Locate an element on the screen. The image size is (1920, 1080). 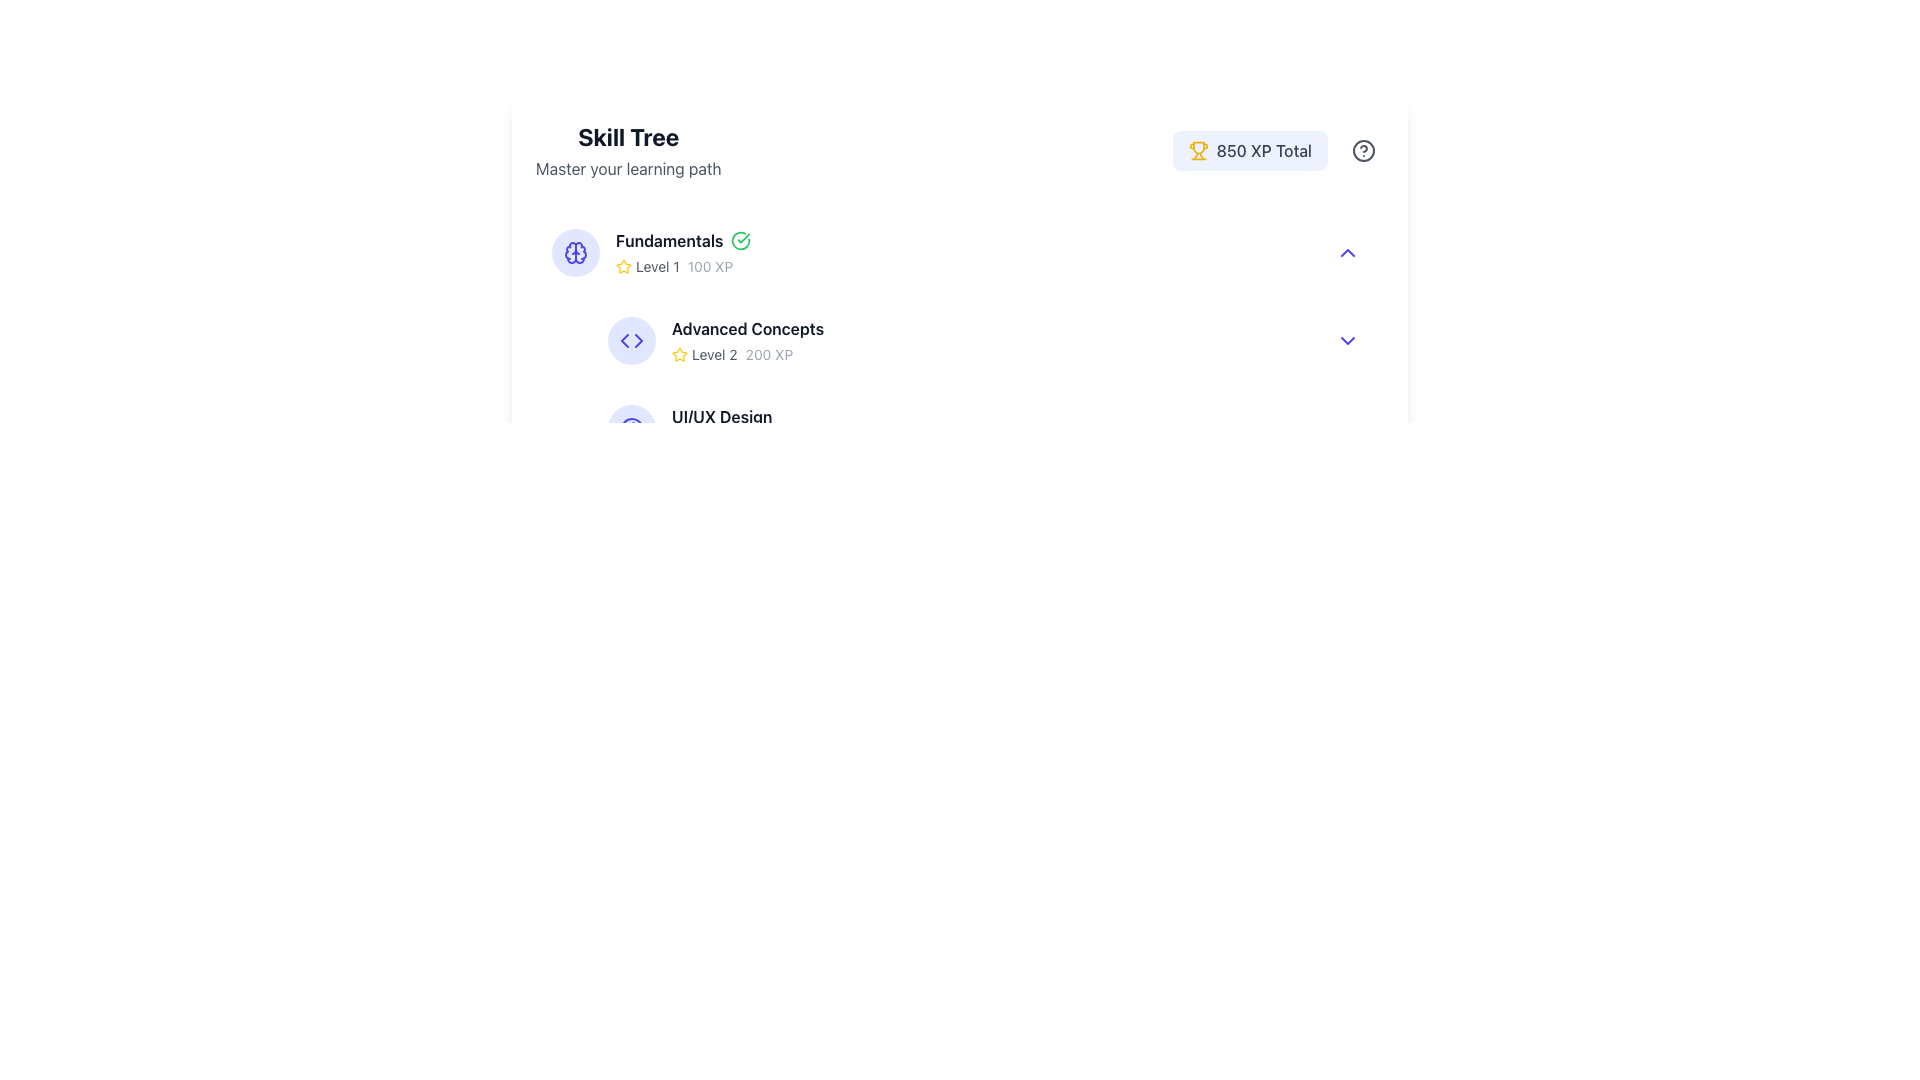
the expand or dropdown indicator SVG icon located at the top-right corner of the layout is located at coordinates (1348, 339).